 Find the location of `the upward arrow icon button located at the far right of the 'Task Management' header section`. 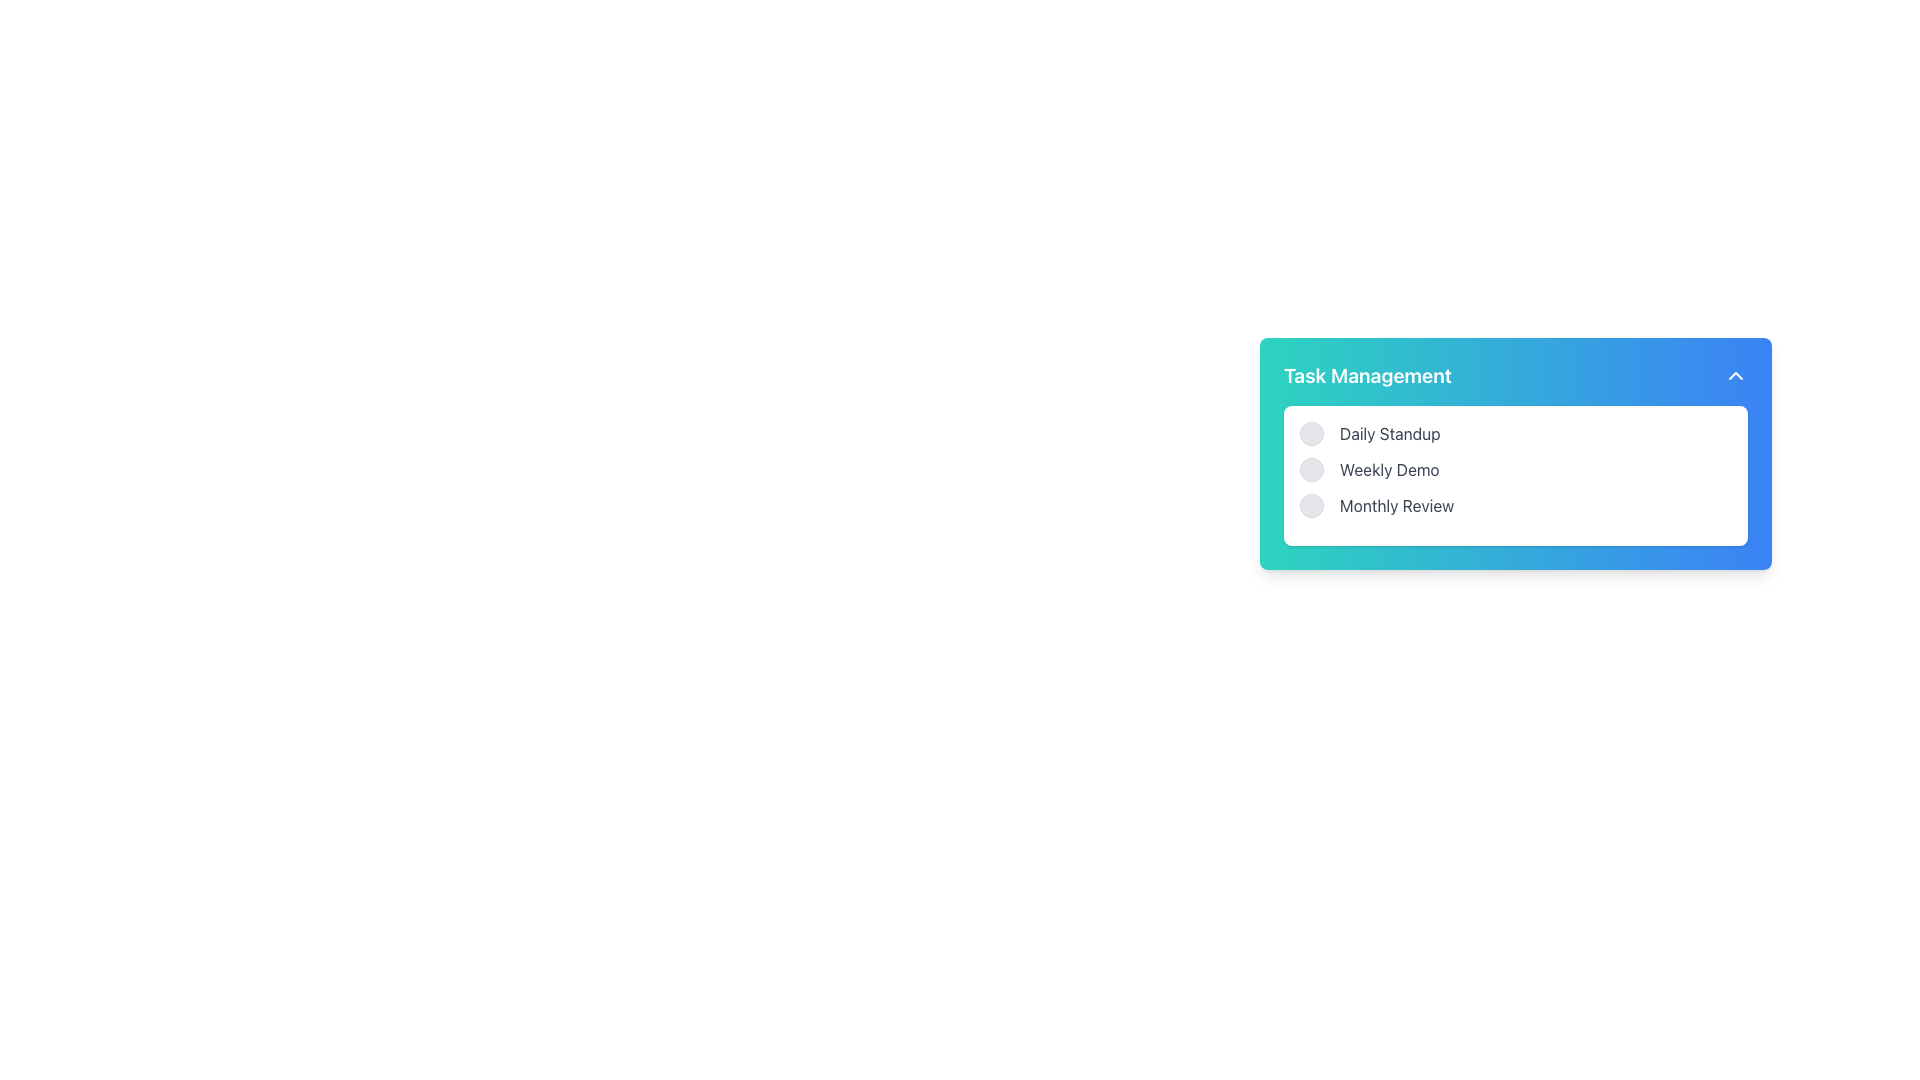

the upward arrow icon button located at the far right of the 'Task Management' header section is located at coordinates (1735, 375).